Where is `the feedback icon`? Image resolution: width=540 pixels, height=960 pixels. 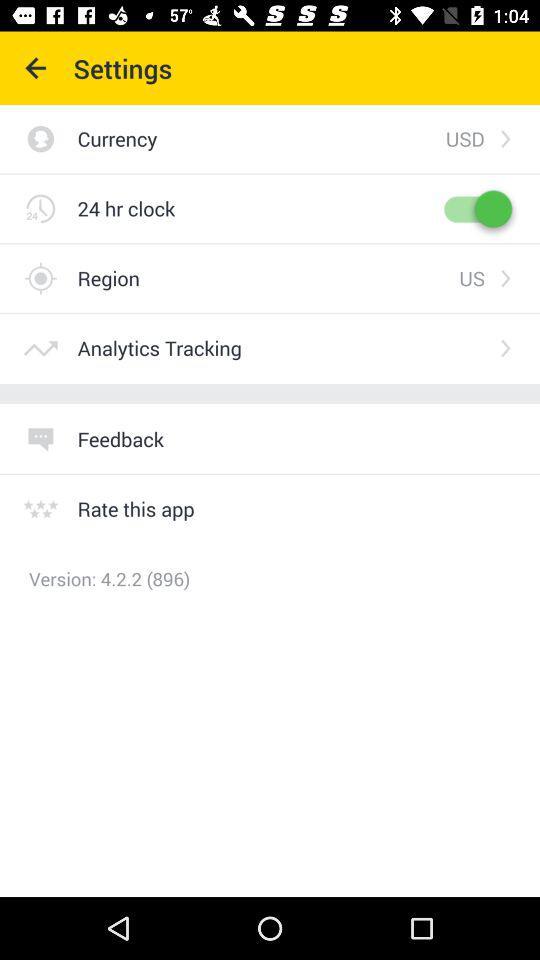 the feedback icon is located at coordinates (120, 439).